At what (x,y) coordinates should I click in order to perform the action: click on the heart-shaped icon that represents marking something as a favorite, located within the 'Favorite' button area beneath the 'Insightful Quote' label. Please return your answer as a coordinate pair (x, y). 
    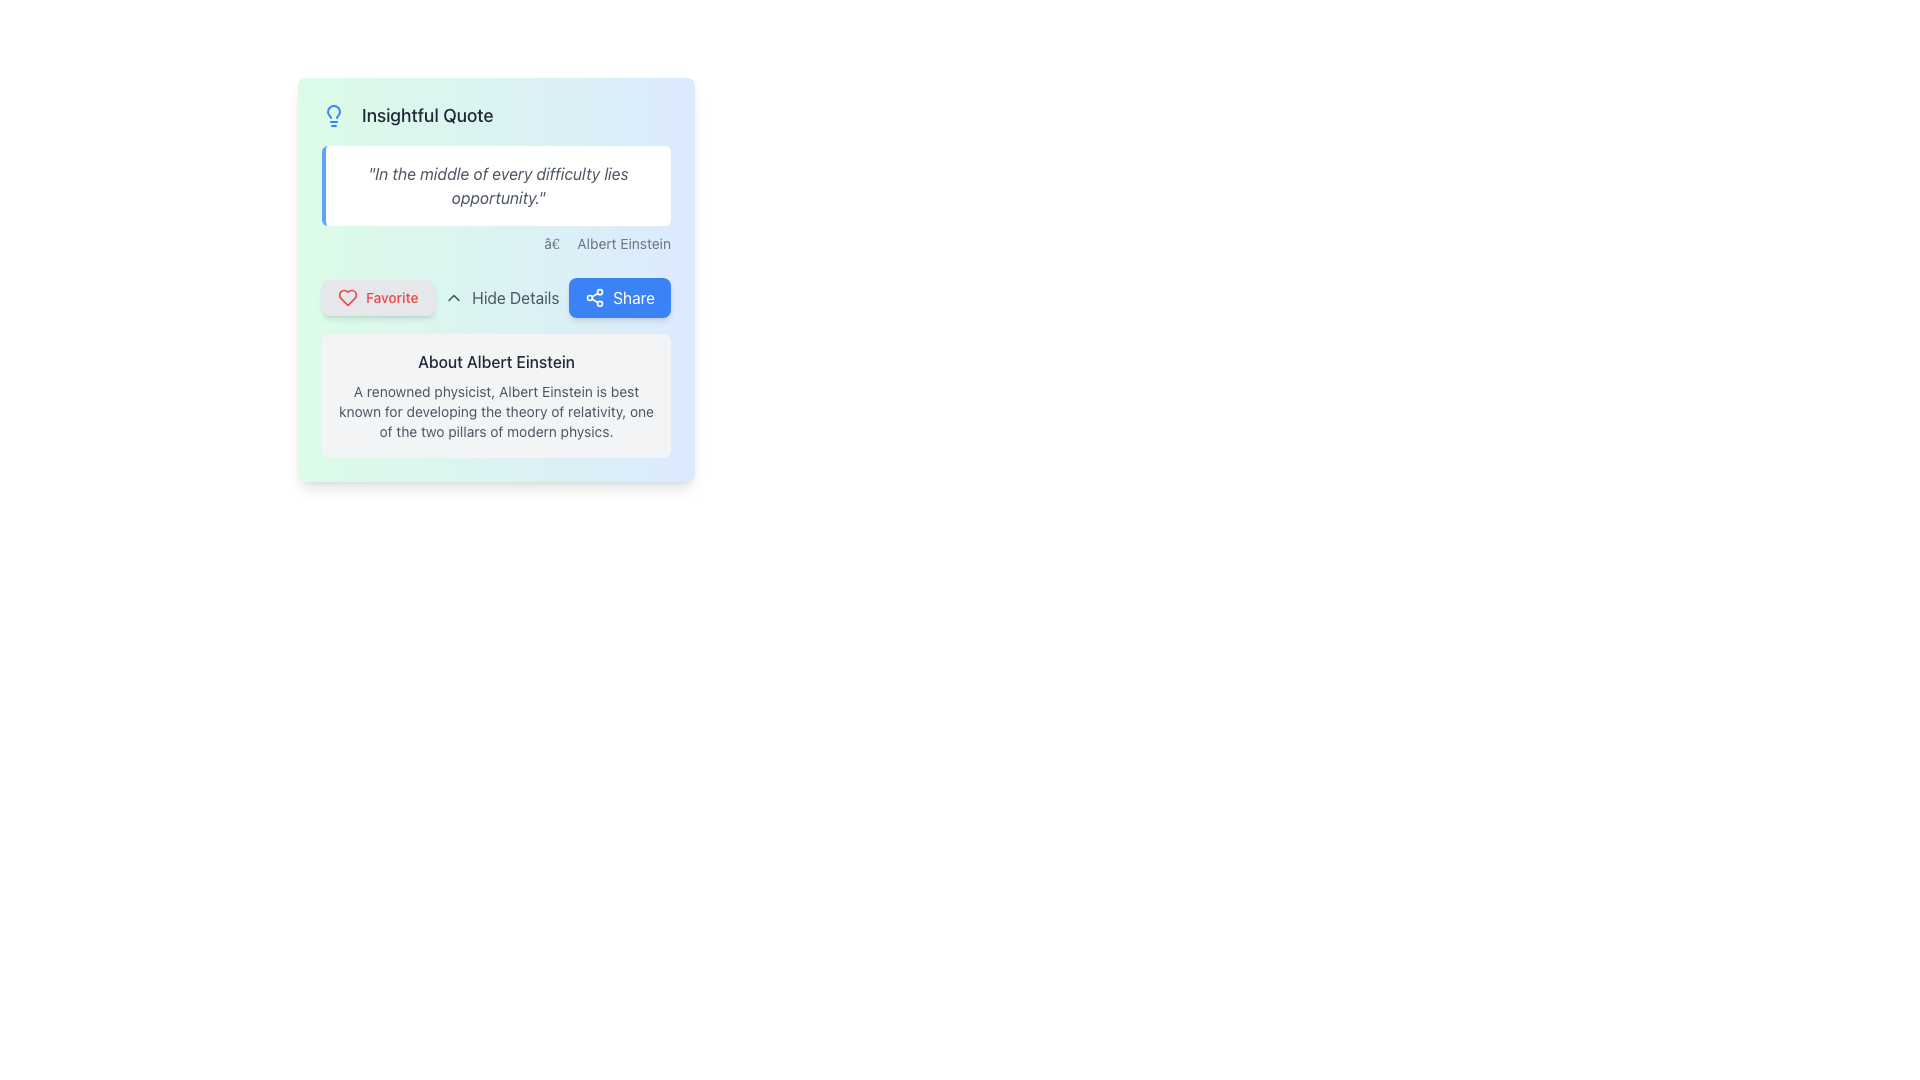
    Looking at the image, I should click on (347, 297).